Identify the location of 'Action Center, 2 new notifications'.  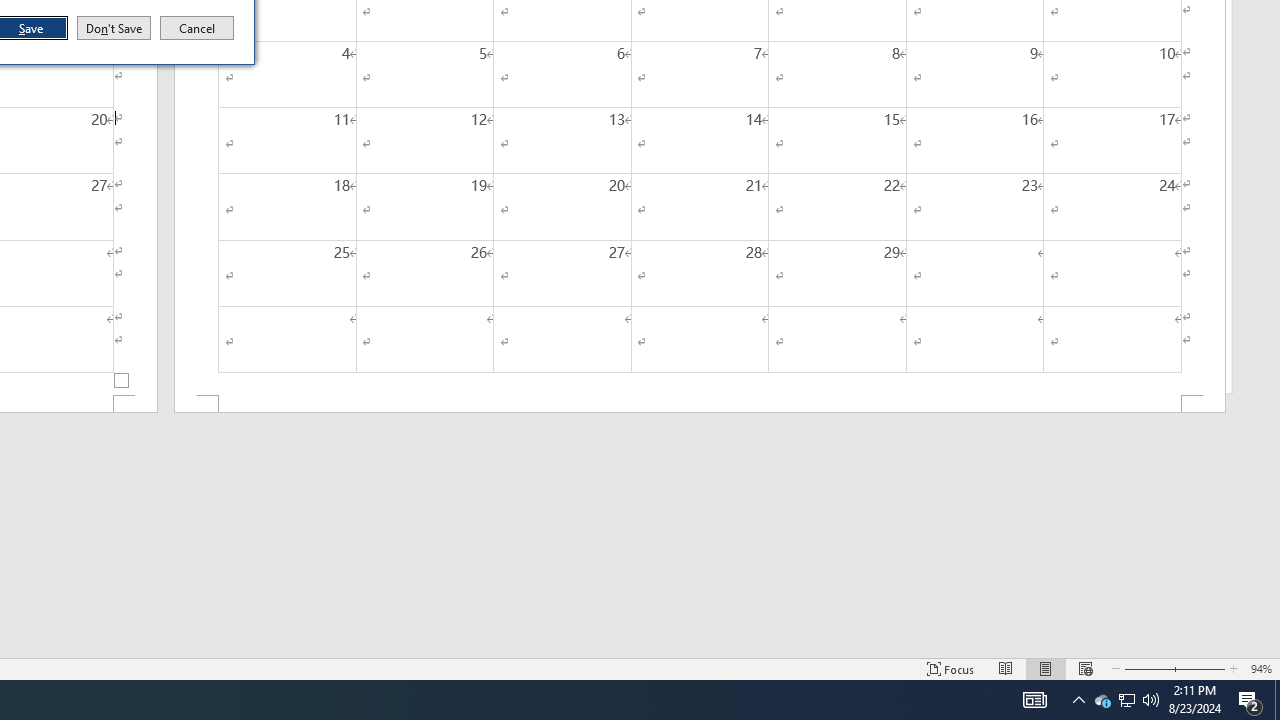
(1250, 698).